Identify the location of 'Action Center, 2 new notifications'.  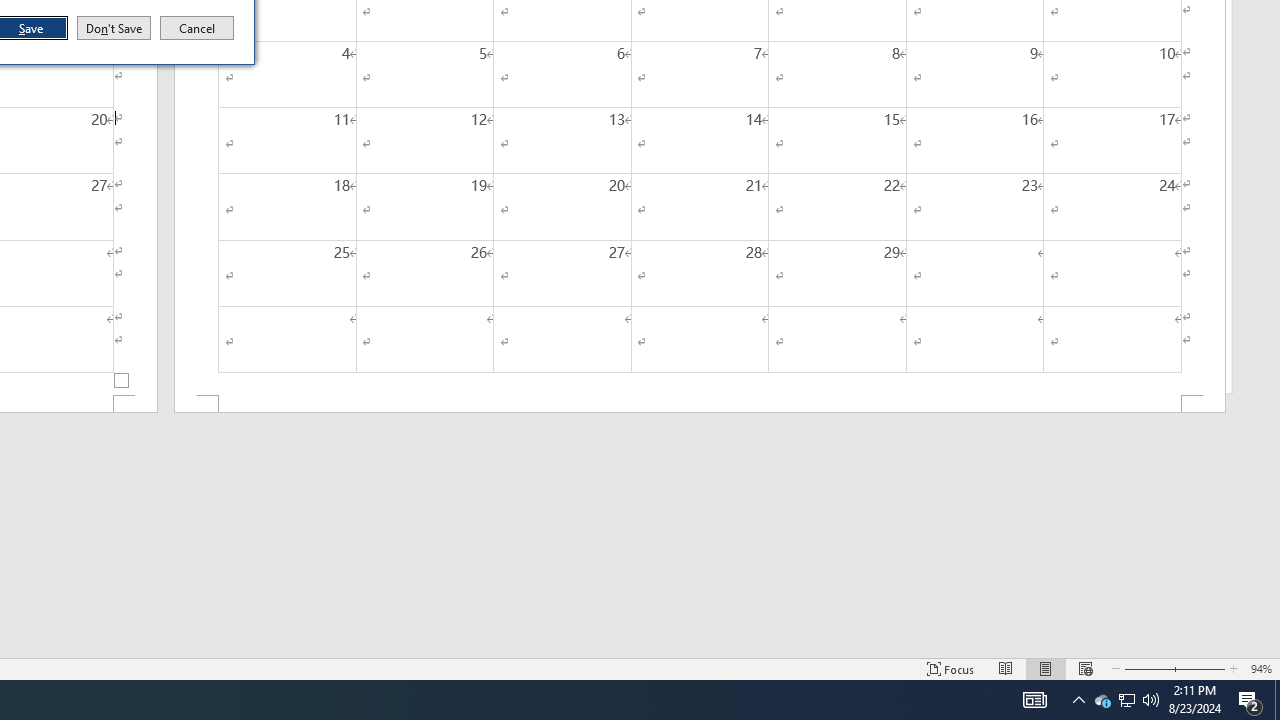
(1250, 698).